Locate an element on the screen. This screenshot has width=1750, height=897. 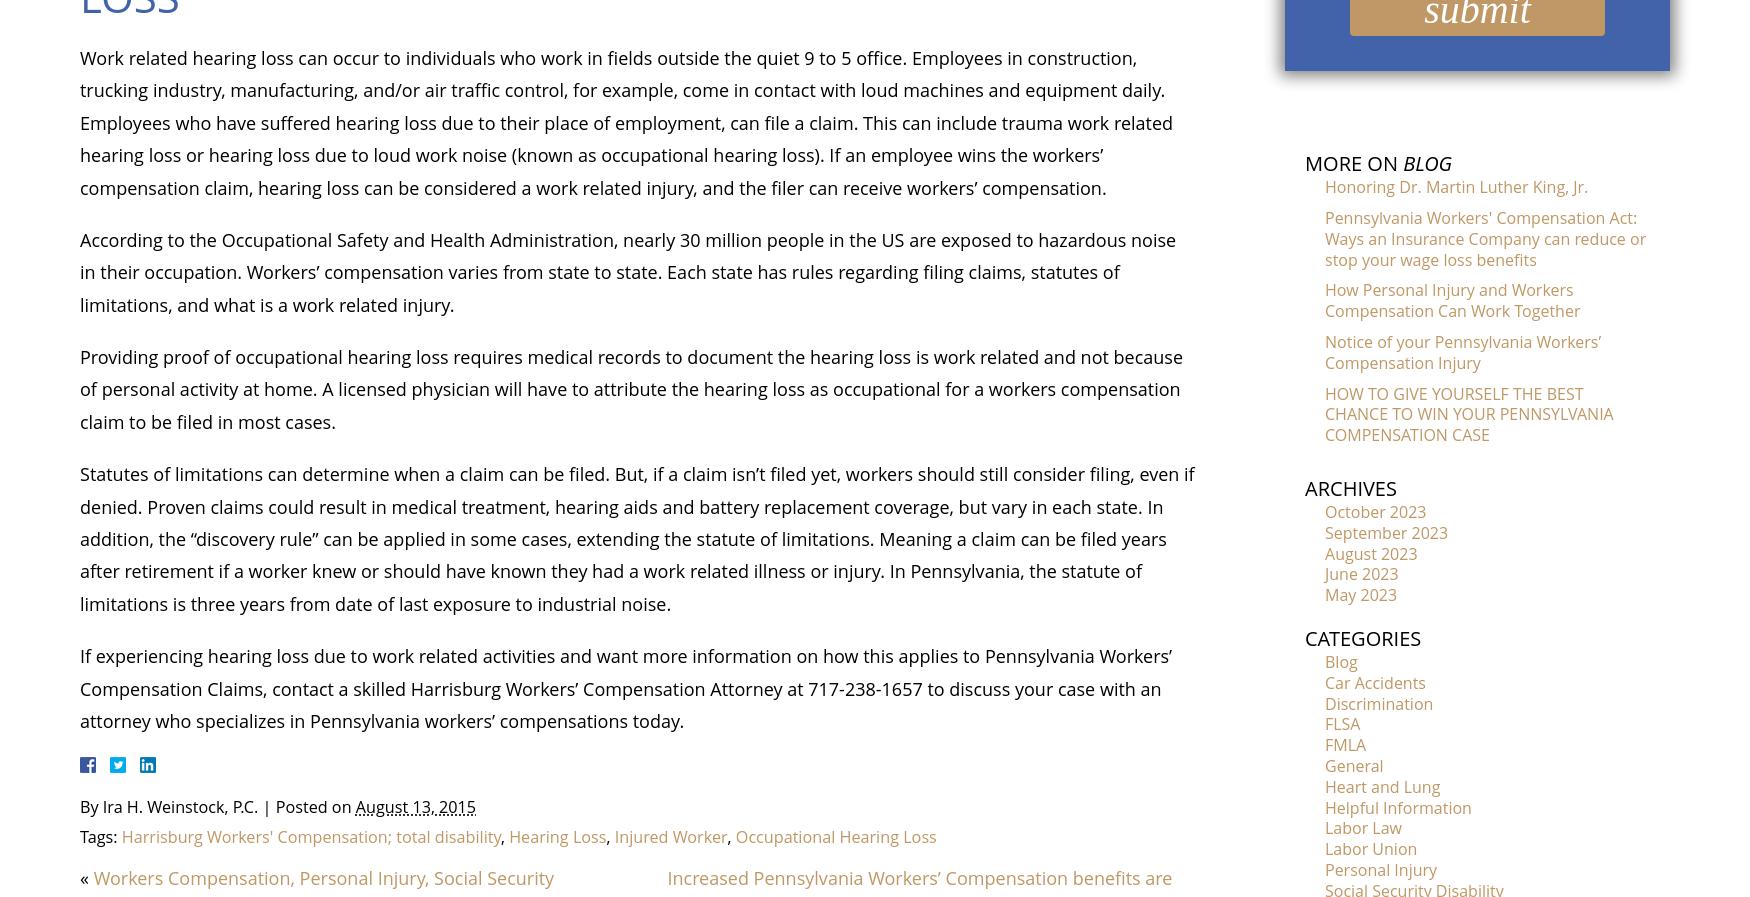
'Categories' is located at coordinates (1303, 637).